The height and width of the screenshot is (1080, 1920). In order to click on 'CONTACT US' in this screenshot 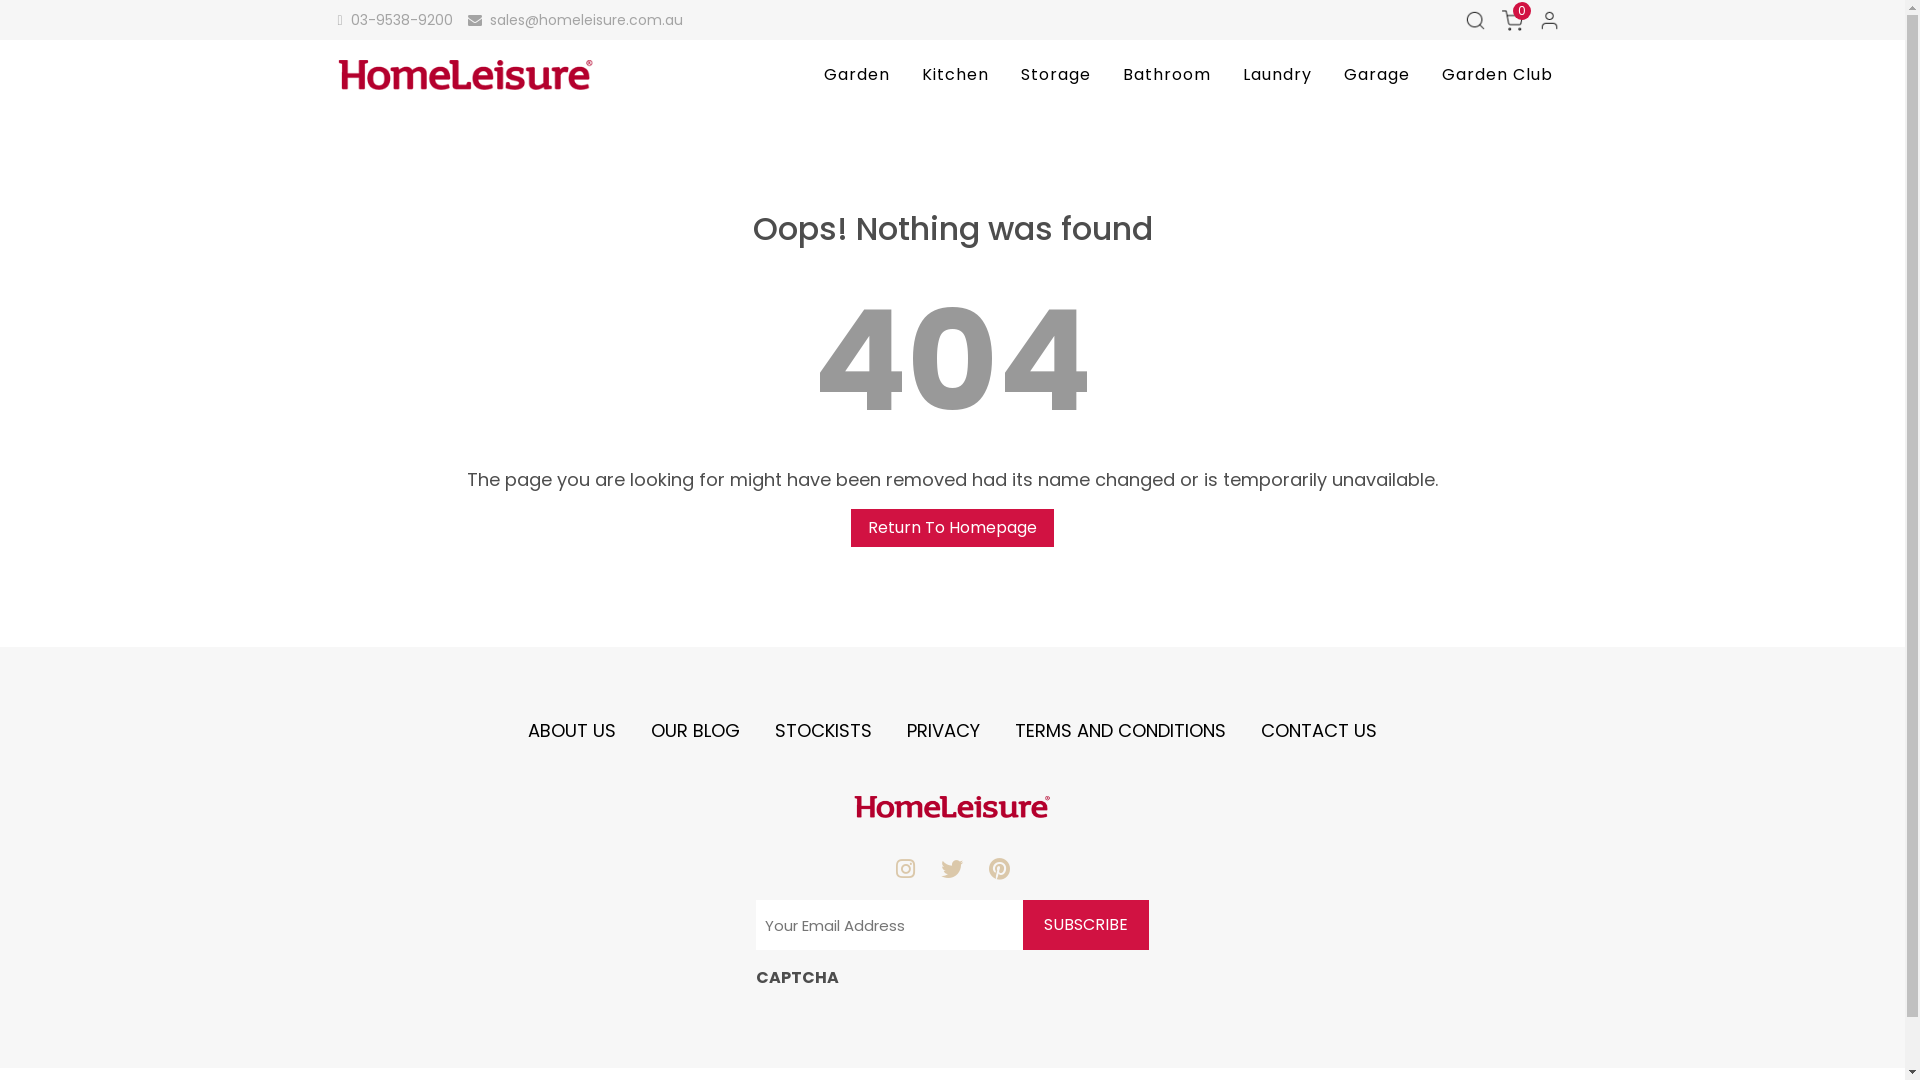, I will do `click(1319, 730)`.